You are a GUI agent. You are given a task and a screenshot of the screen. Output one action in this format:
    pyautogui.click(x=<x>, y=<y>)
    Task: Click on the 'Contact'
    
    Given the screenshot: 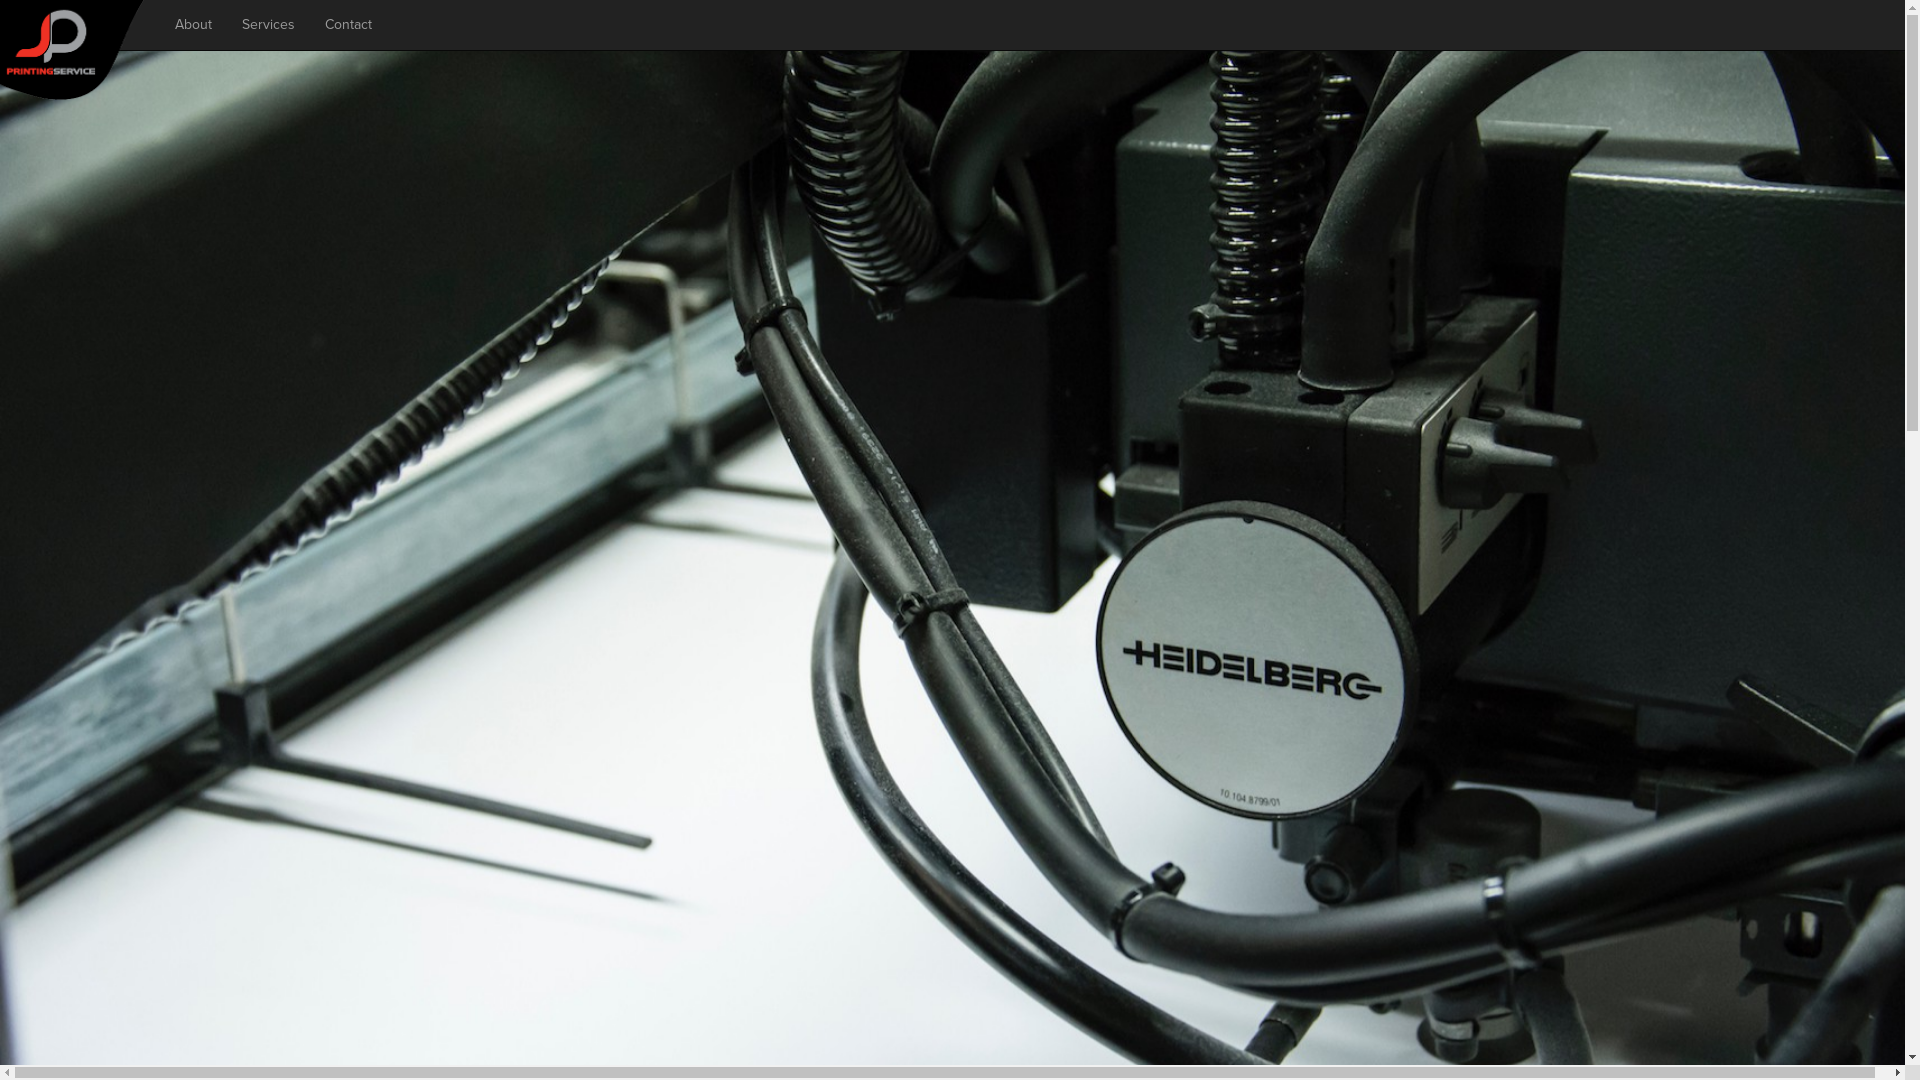 What is the action you would take?
    pyautogui.click(x=348, y=24)
    